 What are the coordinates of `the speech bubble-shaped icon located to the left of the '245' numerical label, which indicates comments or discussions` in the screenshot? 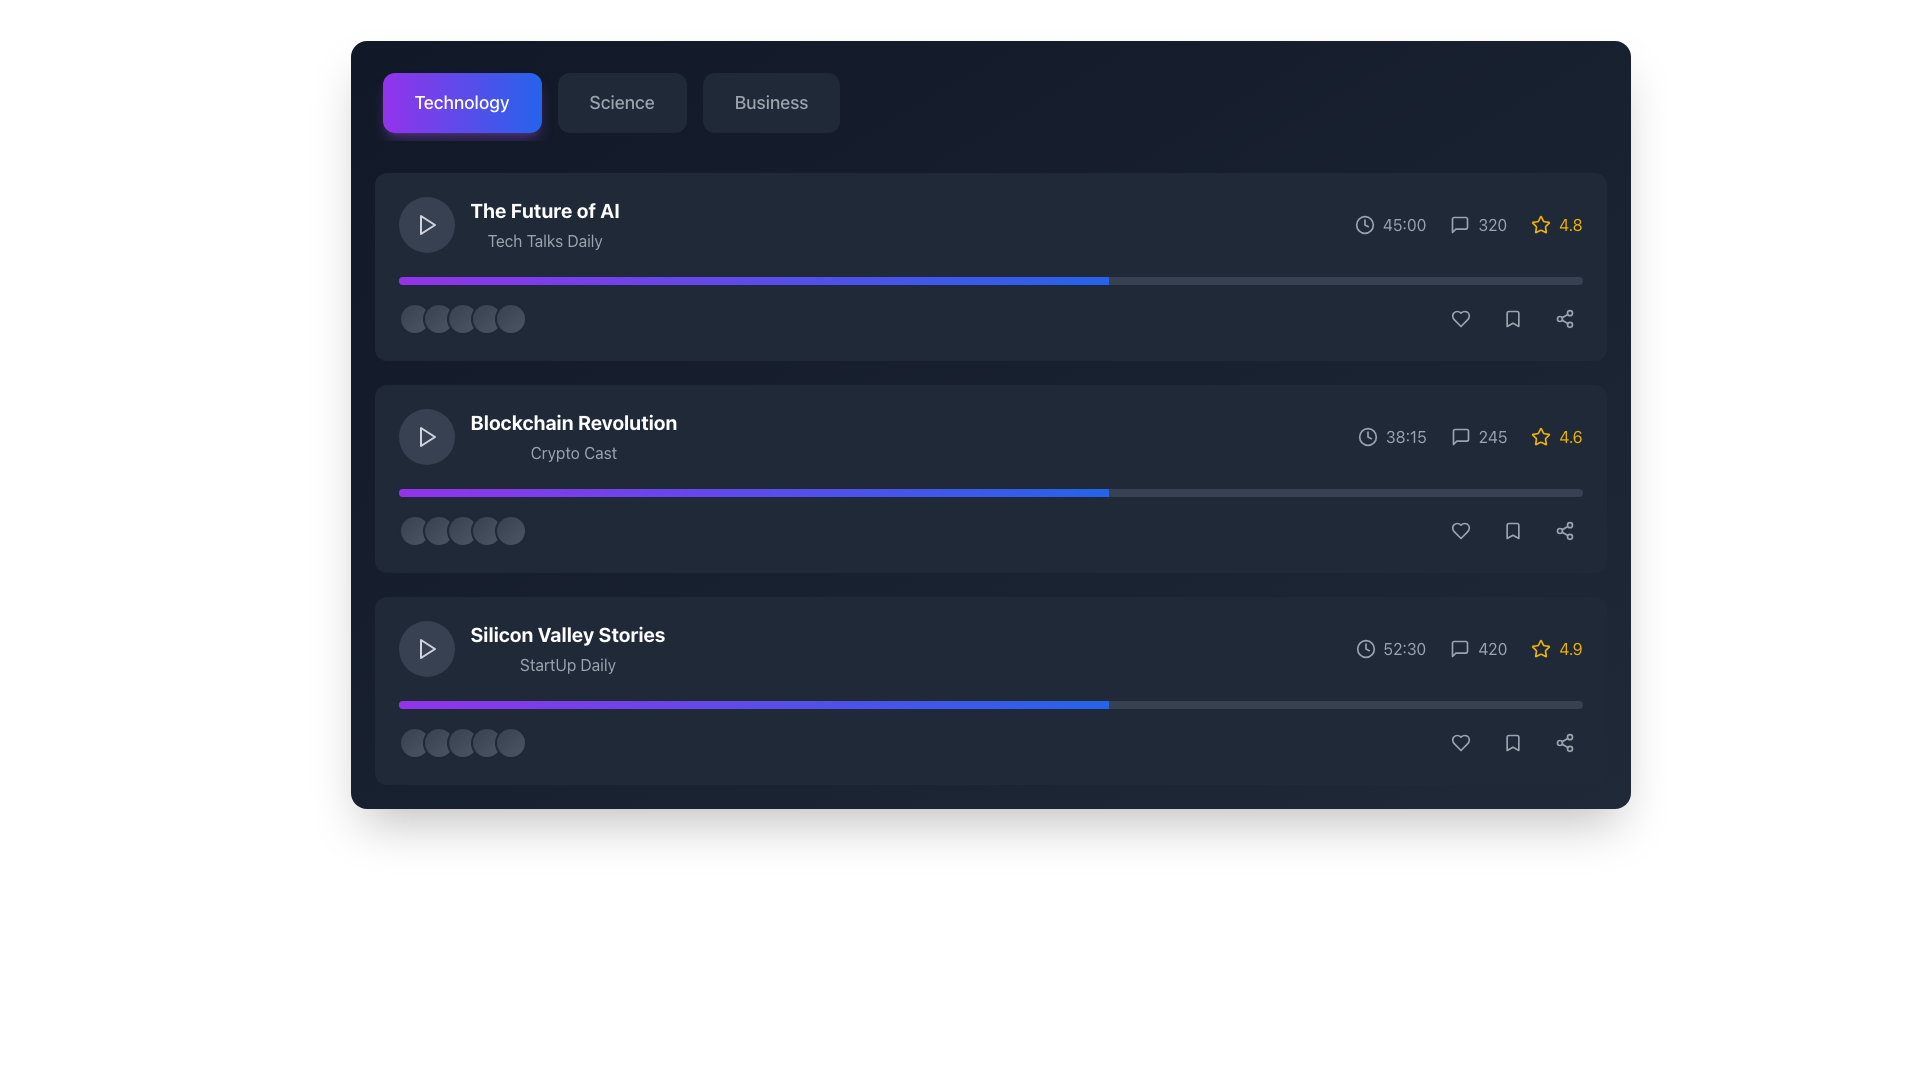 It's located at (1460, 435).